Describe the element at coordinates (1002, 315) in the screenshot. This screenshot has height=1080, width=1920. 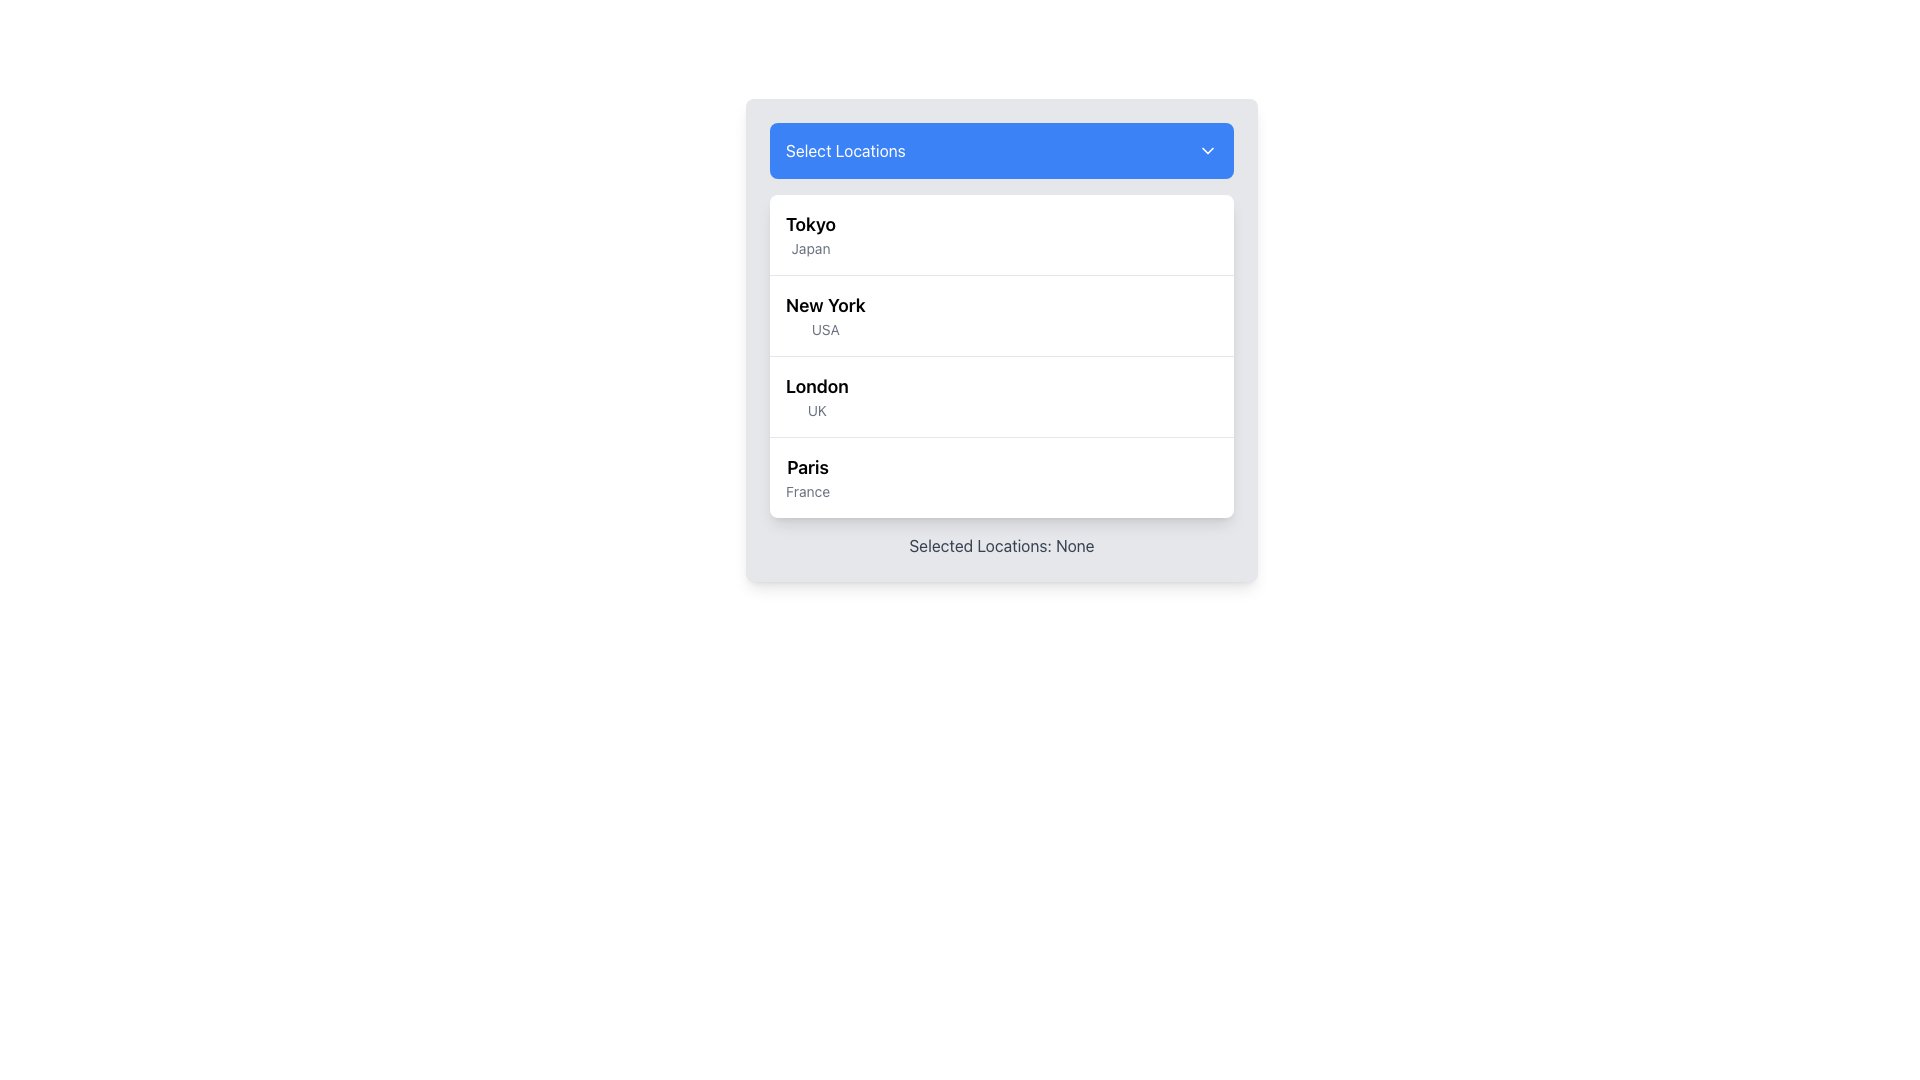
I see `the selectable list item displaying 'New York'` at that location.